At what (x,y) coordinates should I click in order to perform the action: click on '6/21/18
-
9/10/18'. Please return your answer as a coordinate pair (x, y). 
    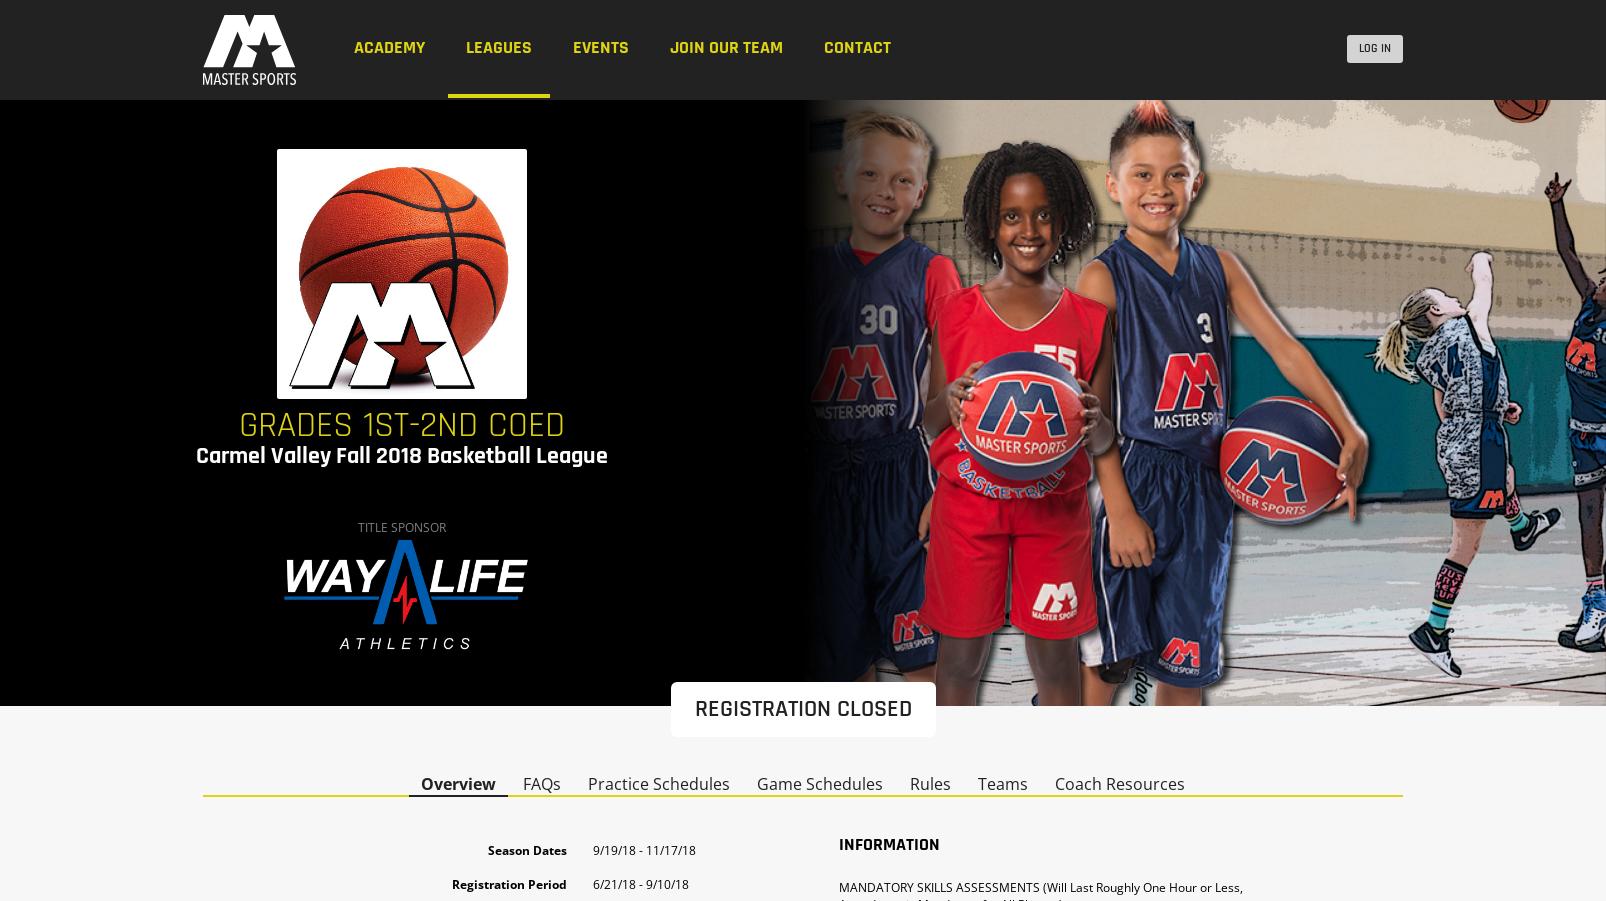
    Looking at the image, I should click on (639, 883).